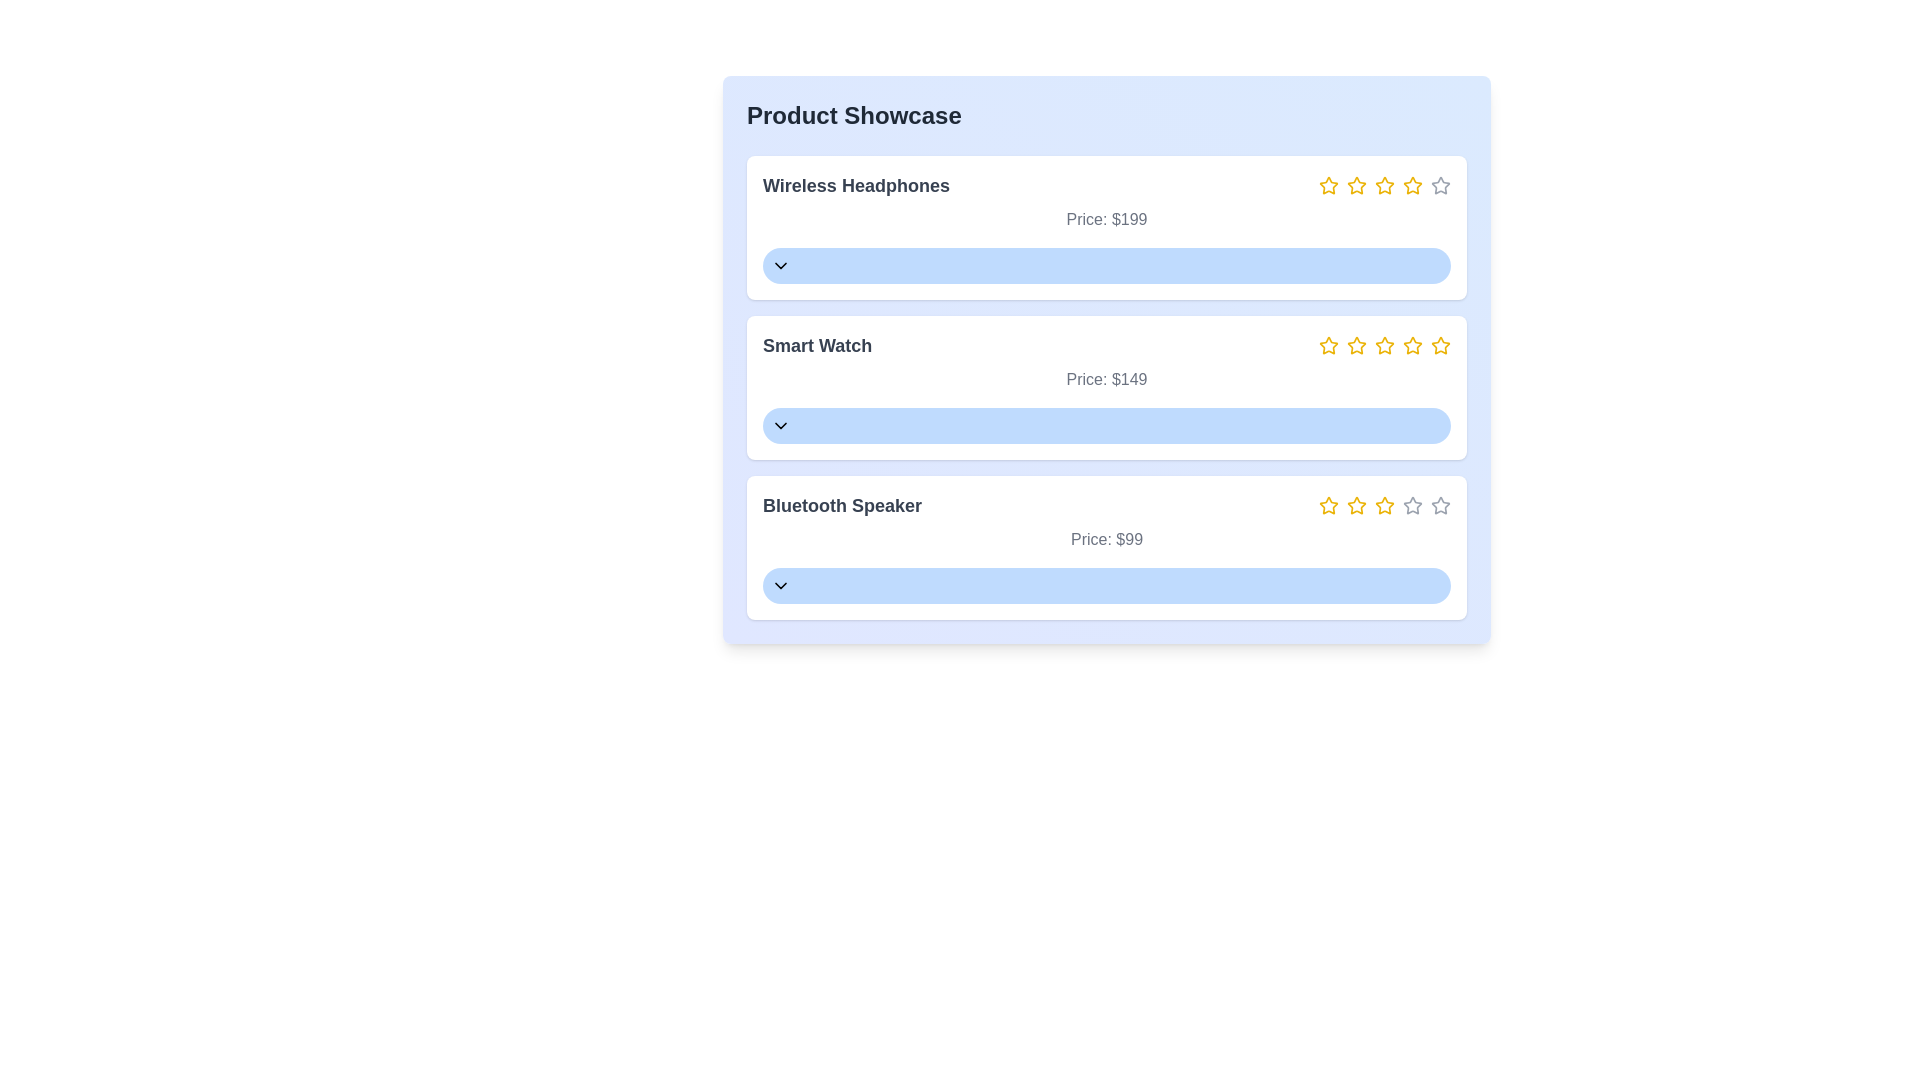  Describe the element at coordinates (1382, 185) in the screenshot. I see `the third yellow hollow star icon in the rating system for the 'Wireless Headphones' product` at that location.